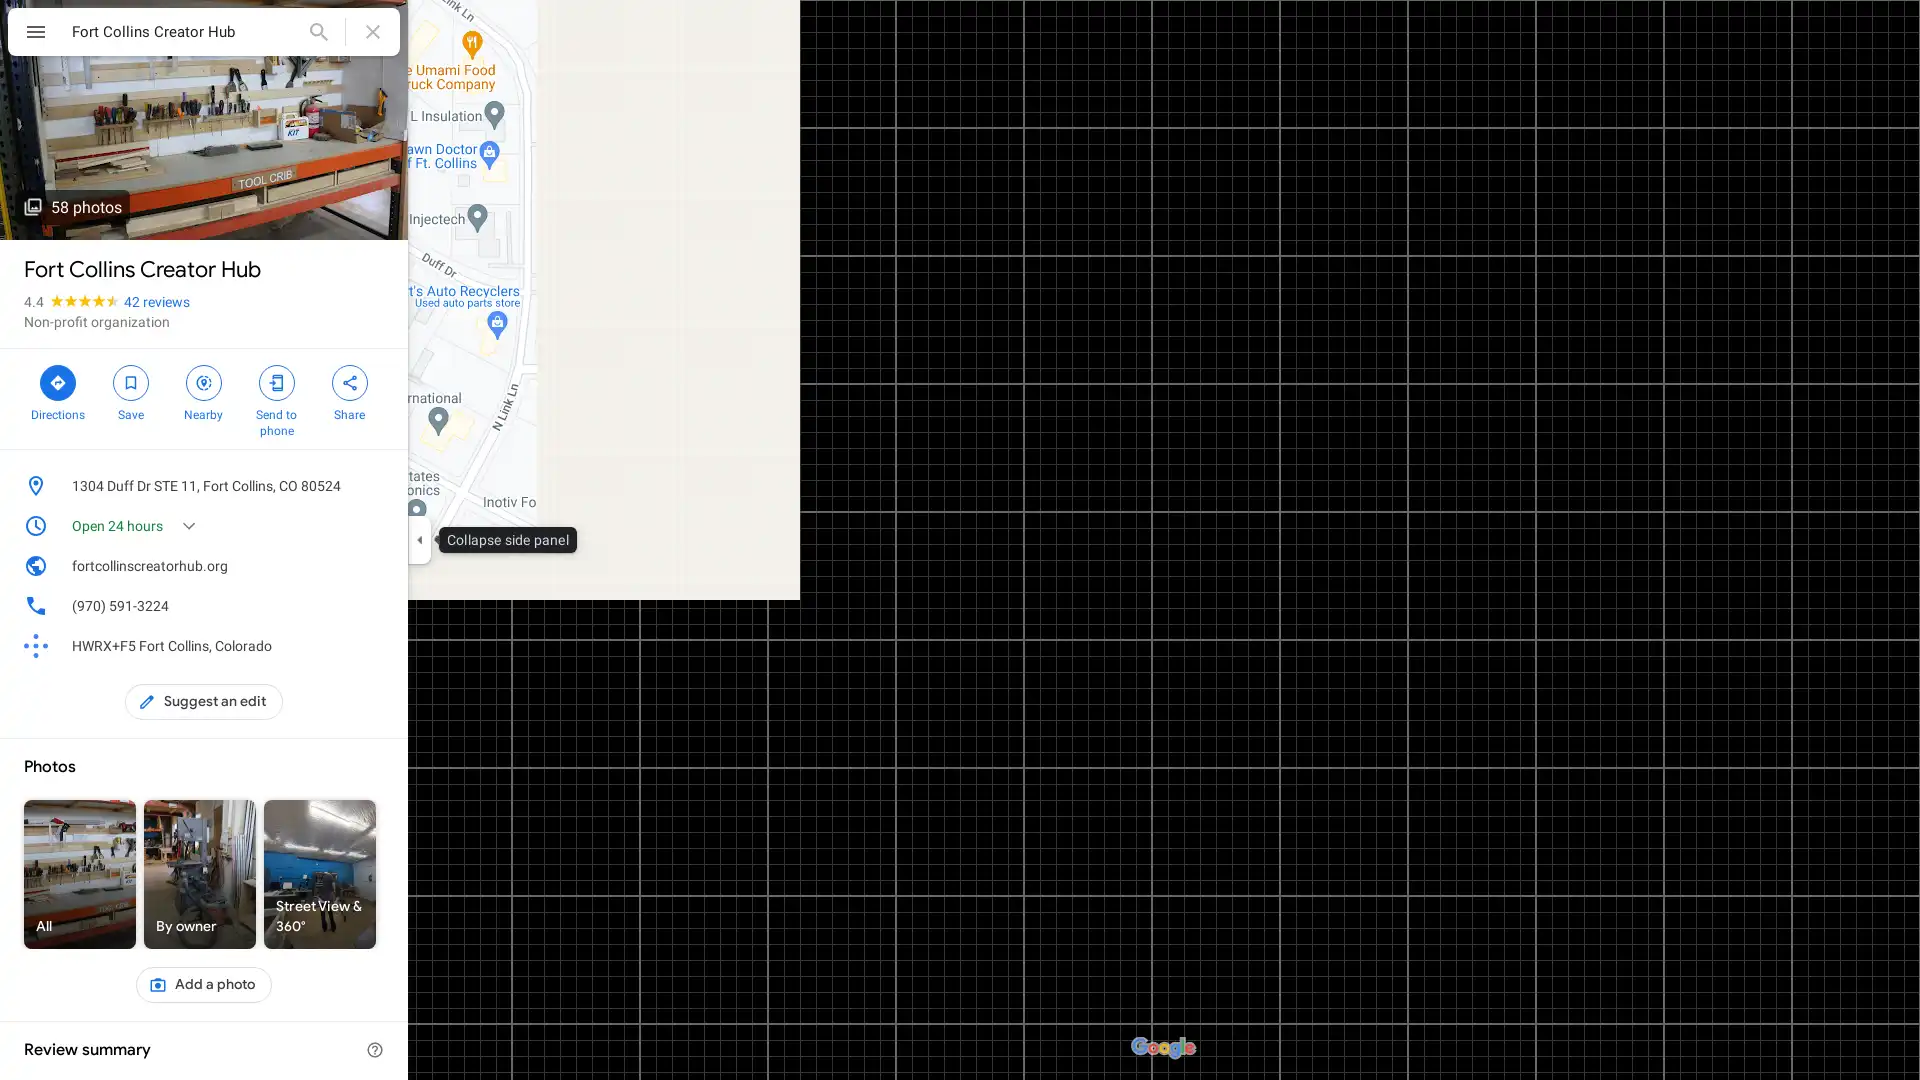  Describe the element at coordinates (275, 398) in the screenshot. I see `Send Fort Collins Creator Hub to your phone` at that location.